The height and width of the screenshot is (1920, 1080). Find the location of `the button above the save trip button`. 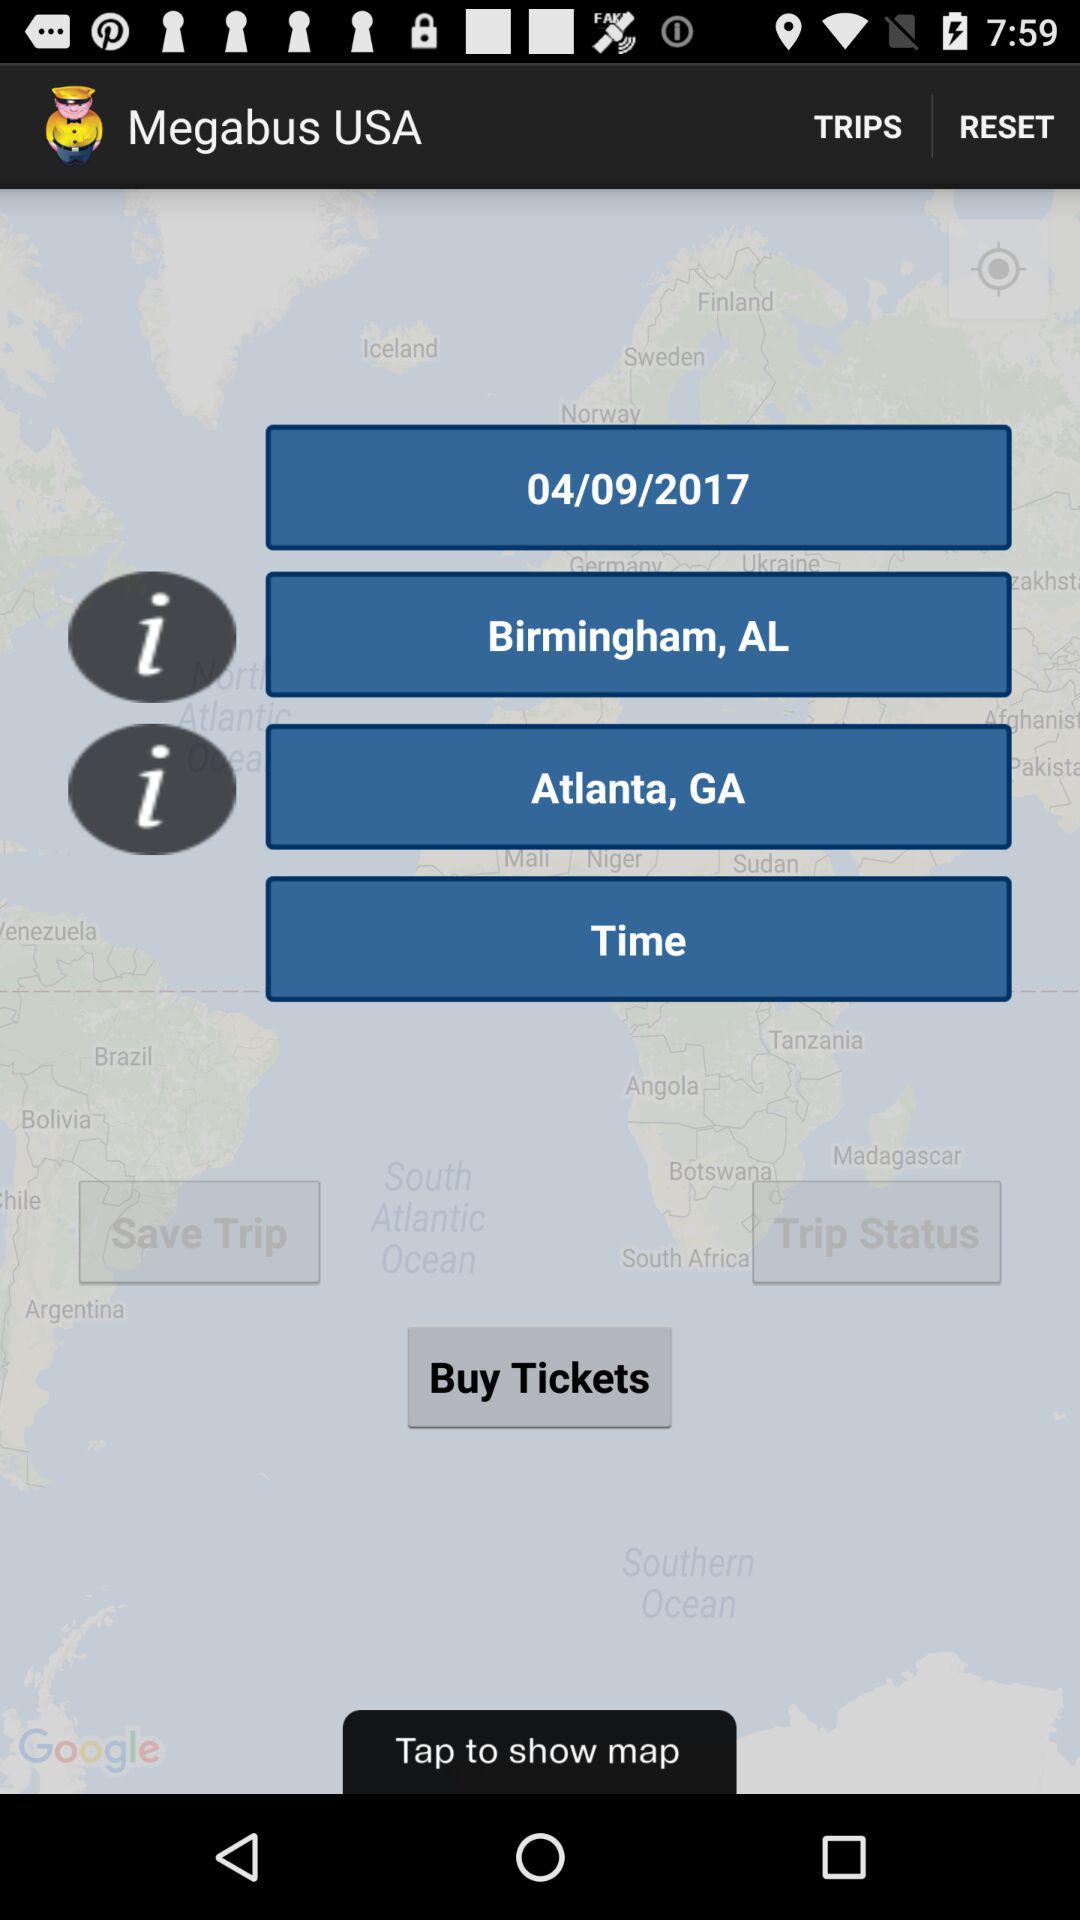

the button above the save trip button is located at coordinates (151, 788).